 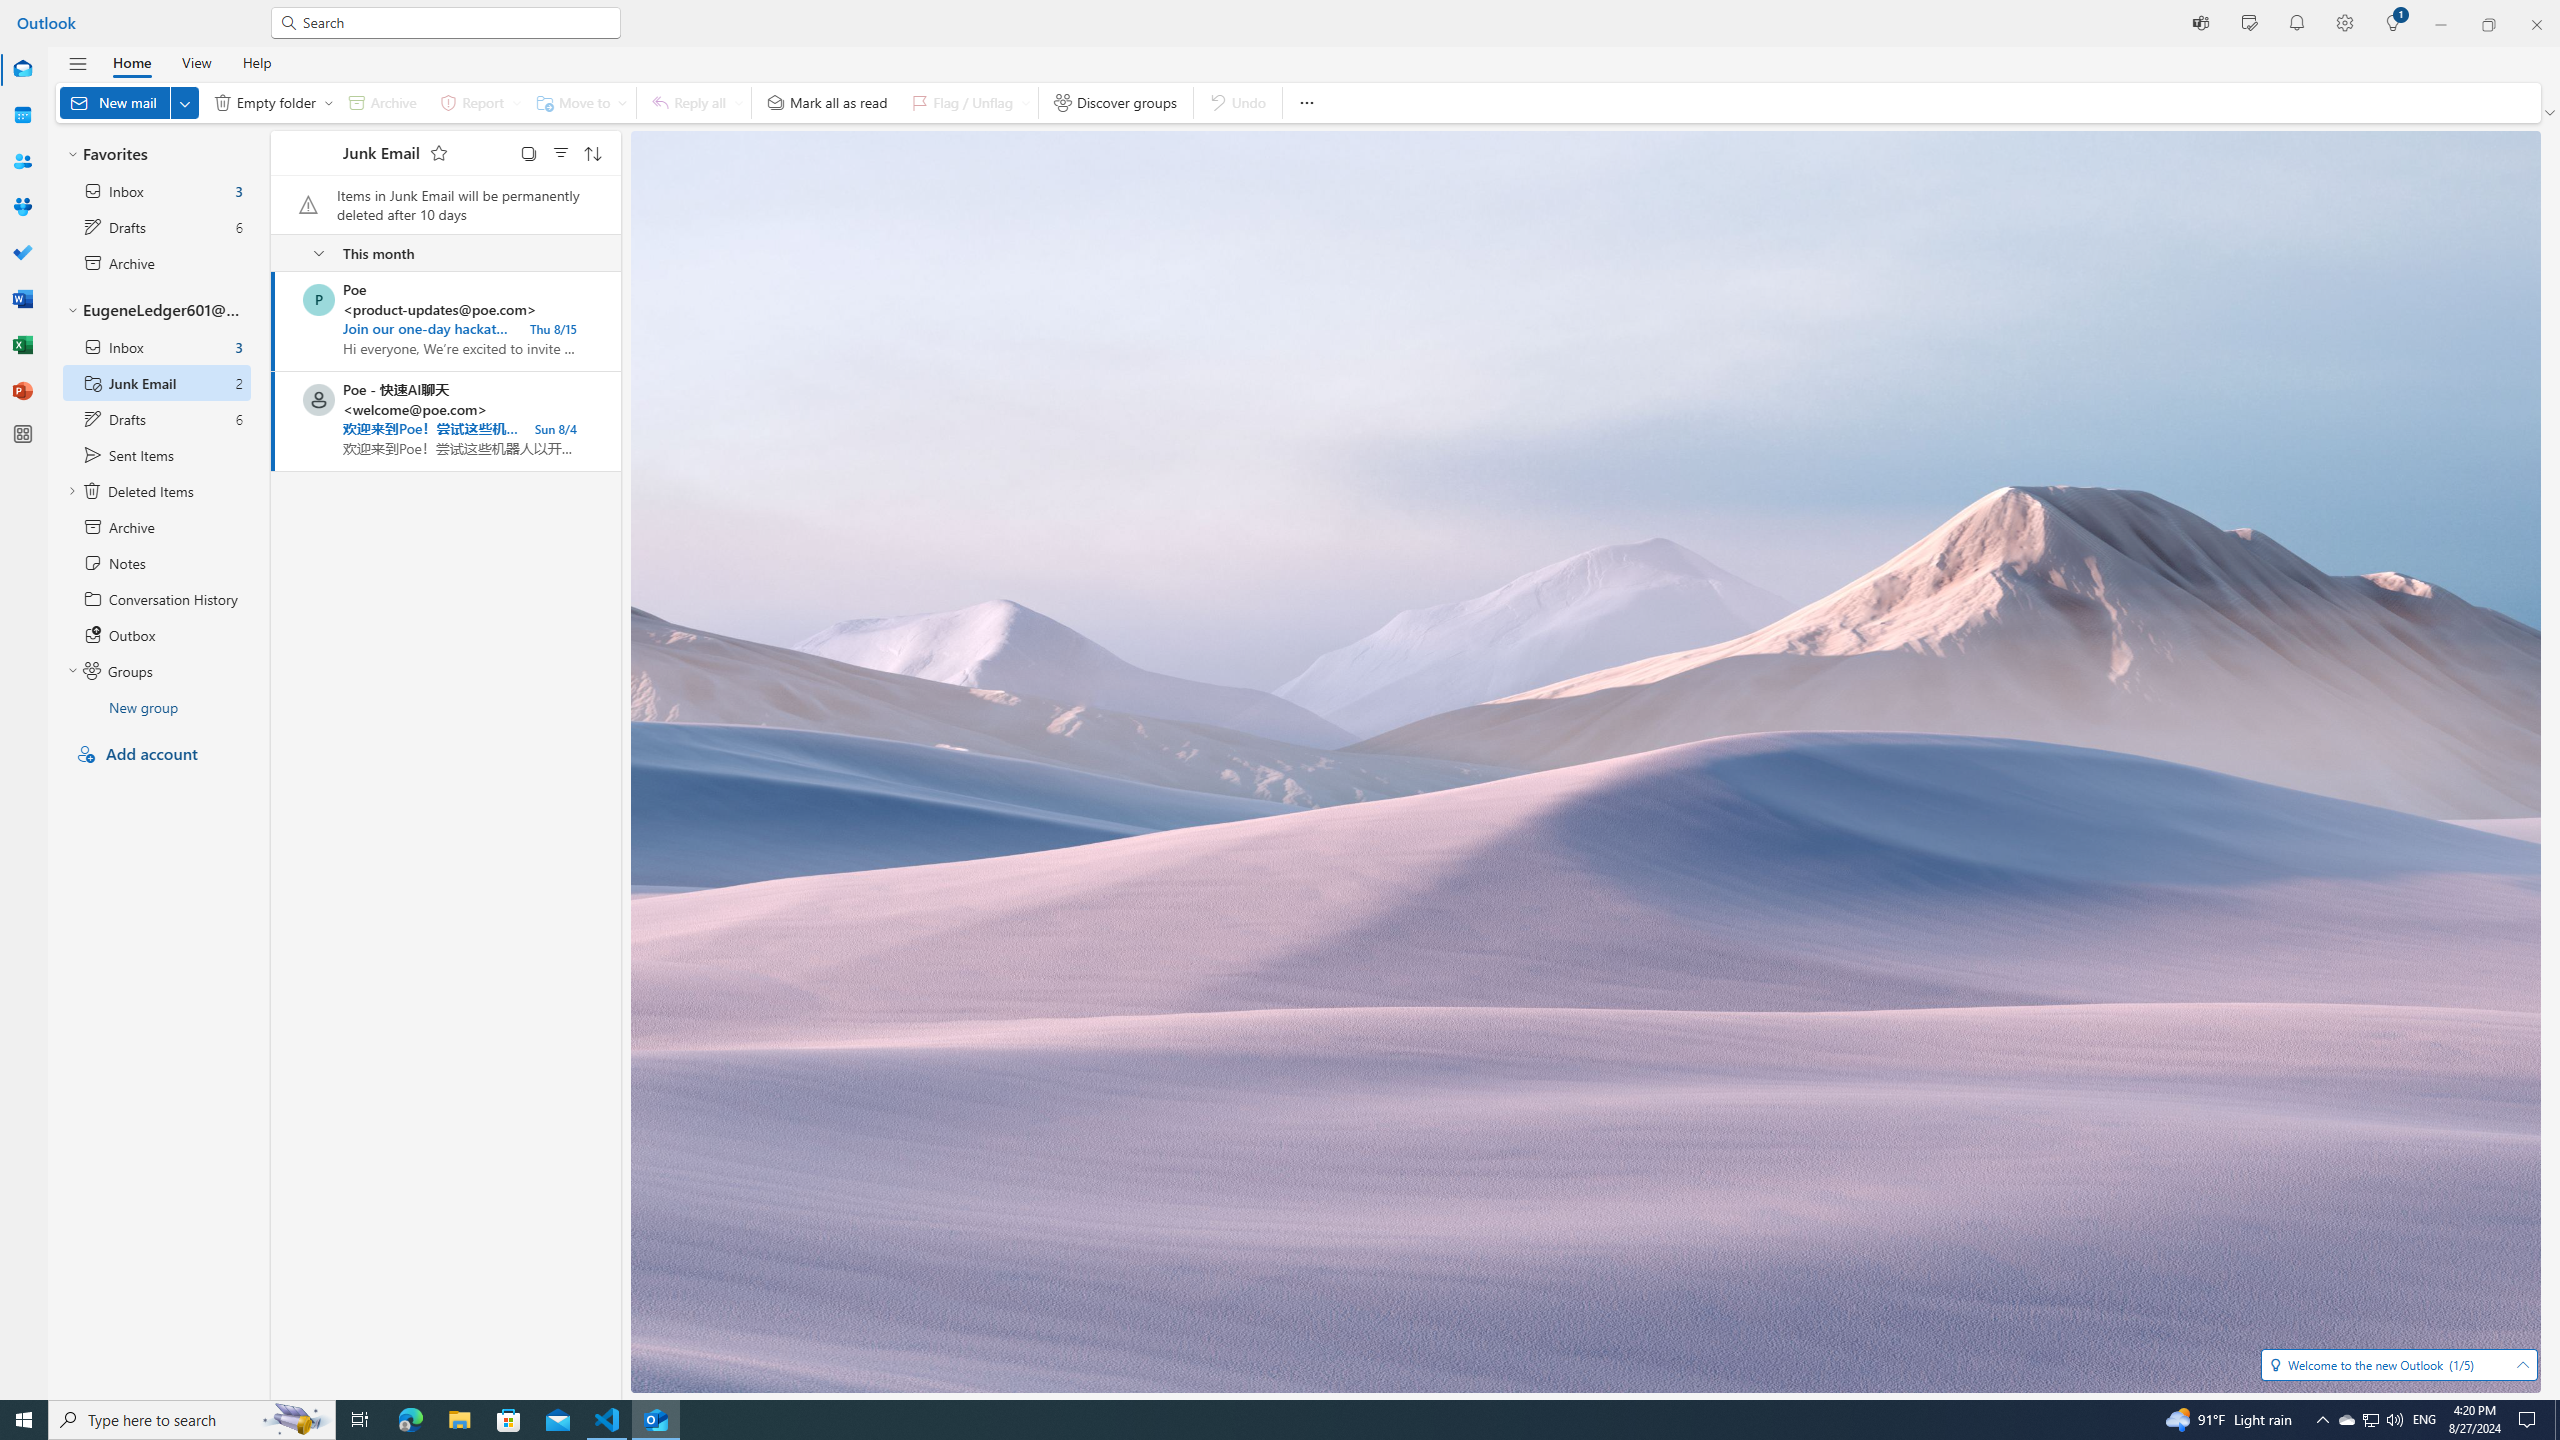 What do you see at coordinates (737, 102) in the screenshot?
I see `'Expand to see more respond options'` at bounding box center [737, 102].